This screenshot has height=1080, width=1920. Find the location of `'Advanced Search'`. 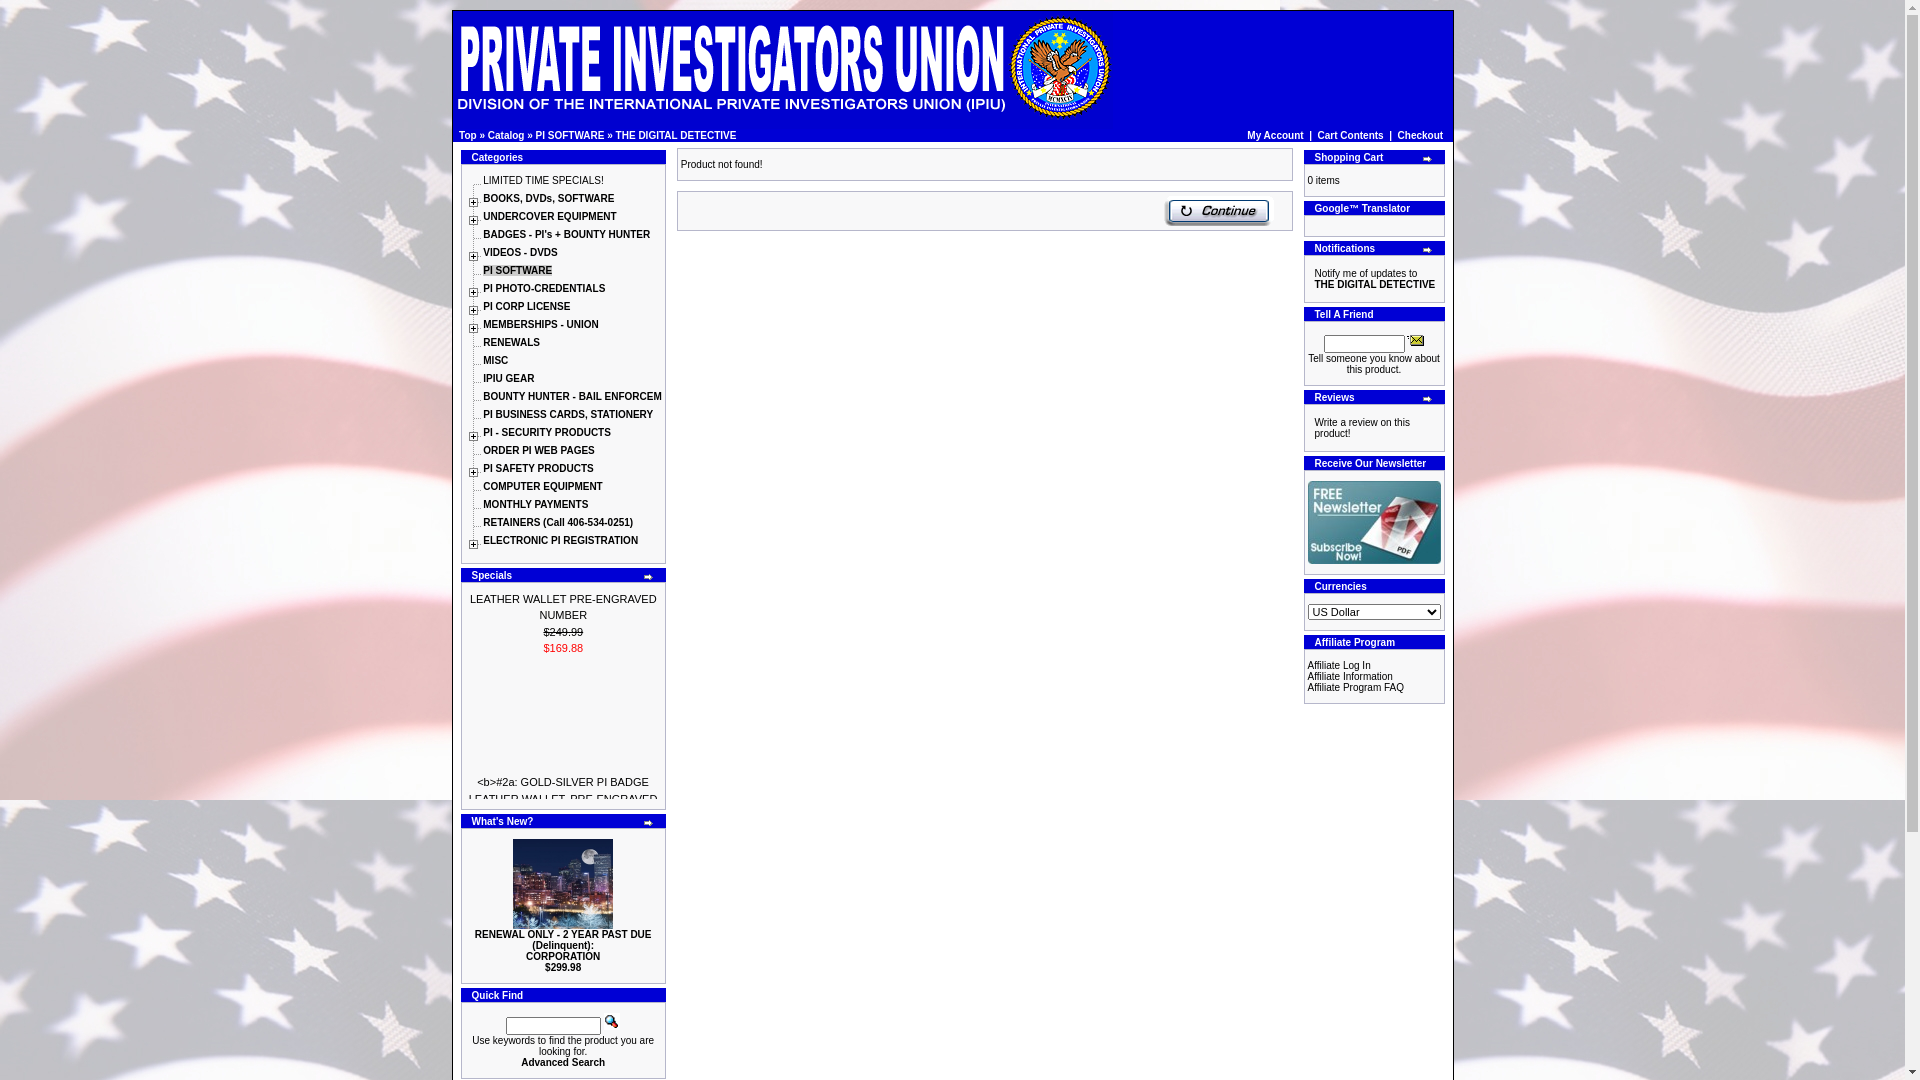

'Advanced Search' is located at coordinates (561, 1061).